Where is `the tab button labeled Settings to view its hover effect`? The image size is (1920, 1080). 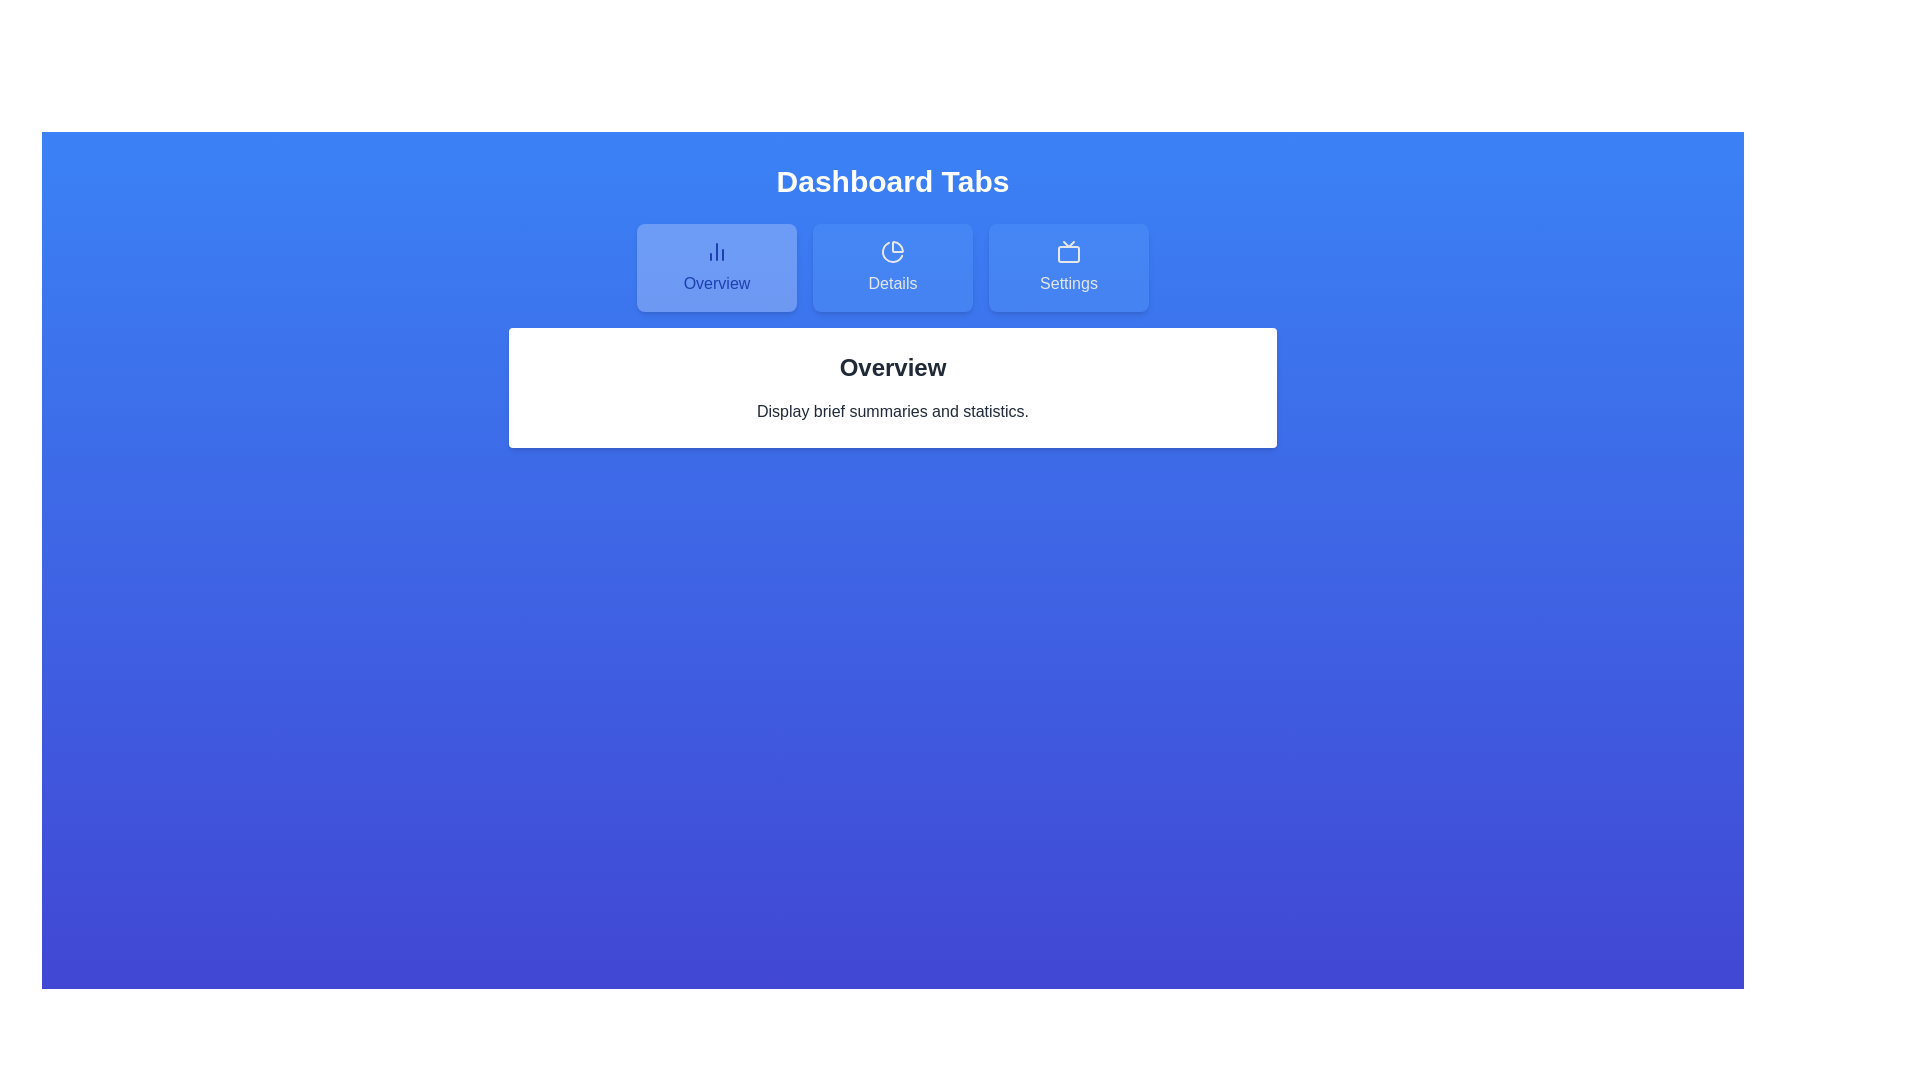
the tab button labeled Settings to view its hover effect is located at coordinates (1068, 266).